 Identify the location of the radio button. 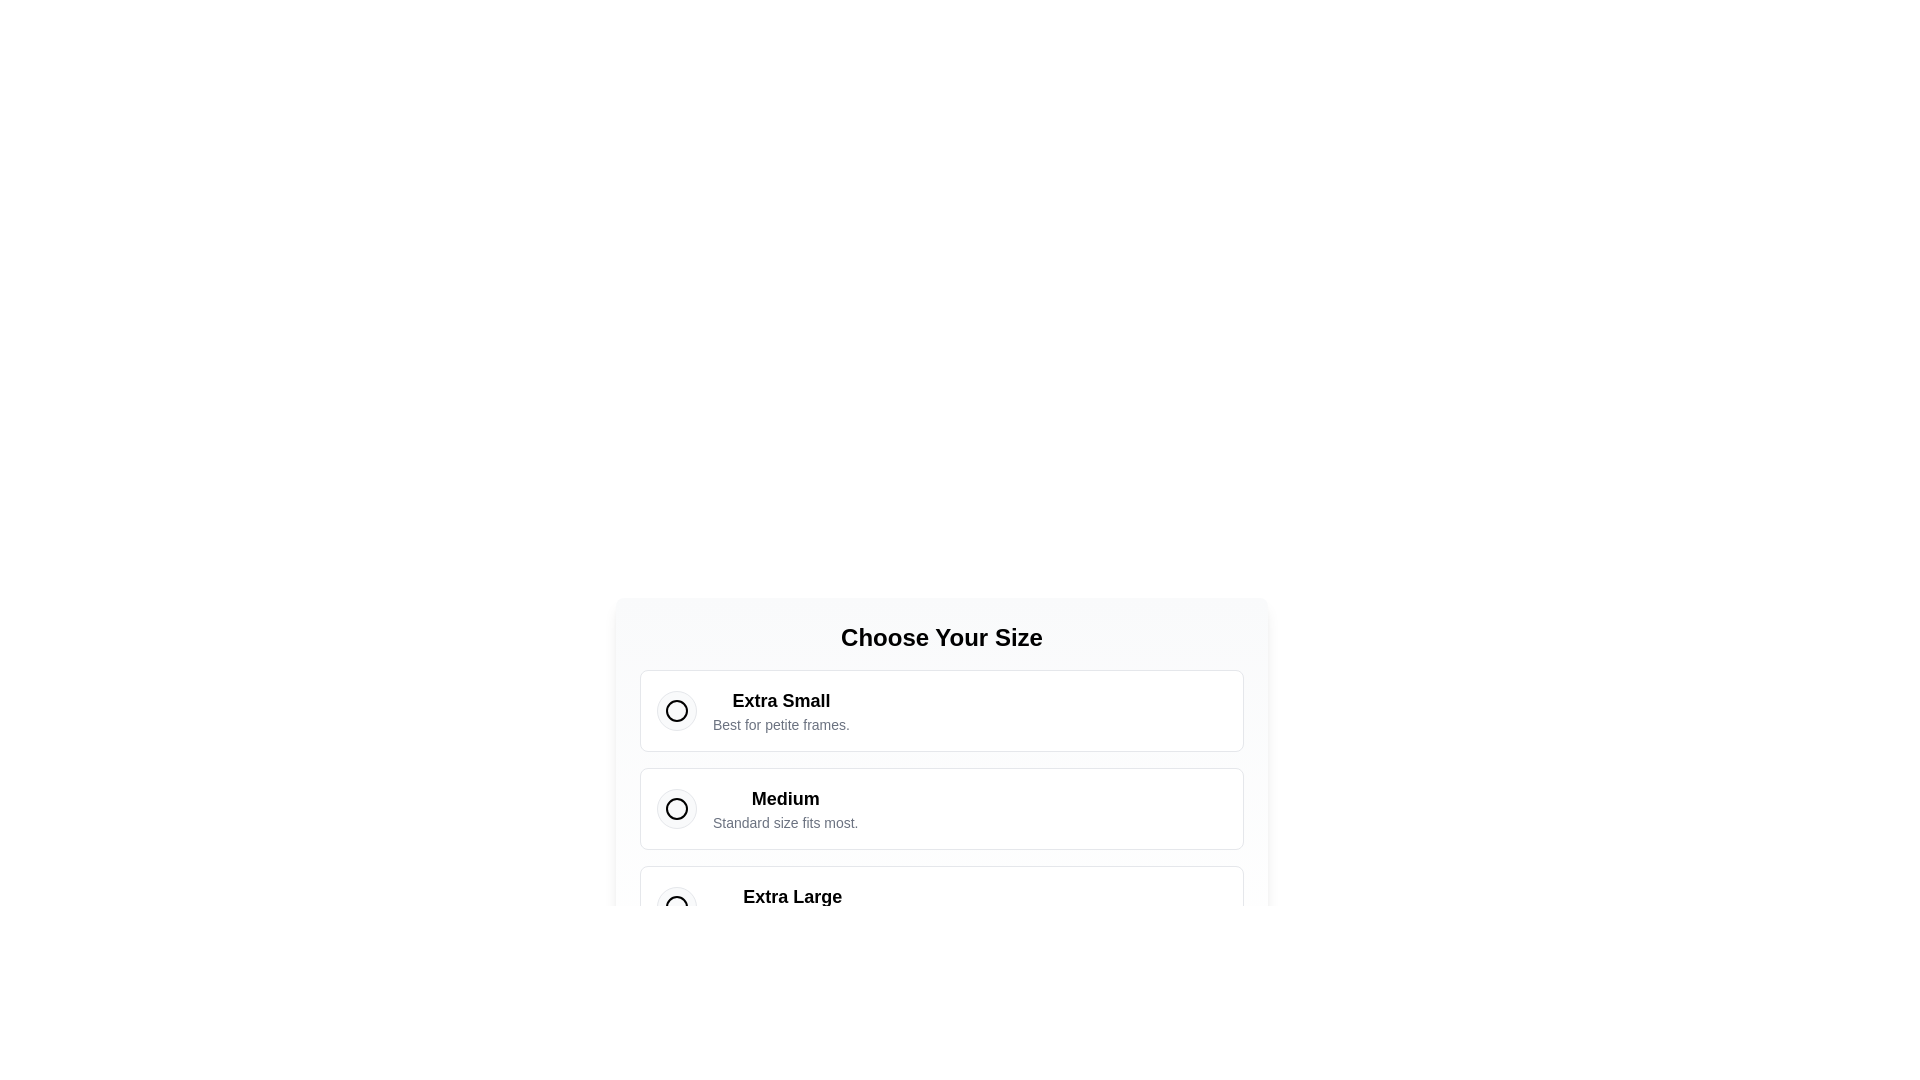
(676, 808).